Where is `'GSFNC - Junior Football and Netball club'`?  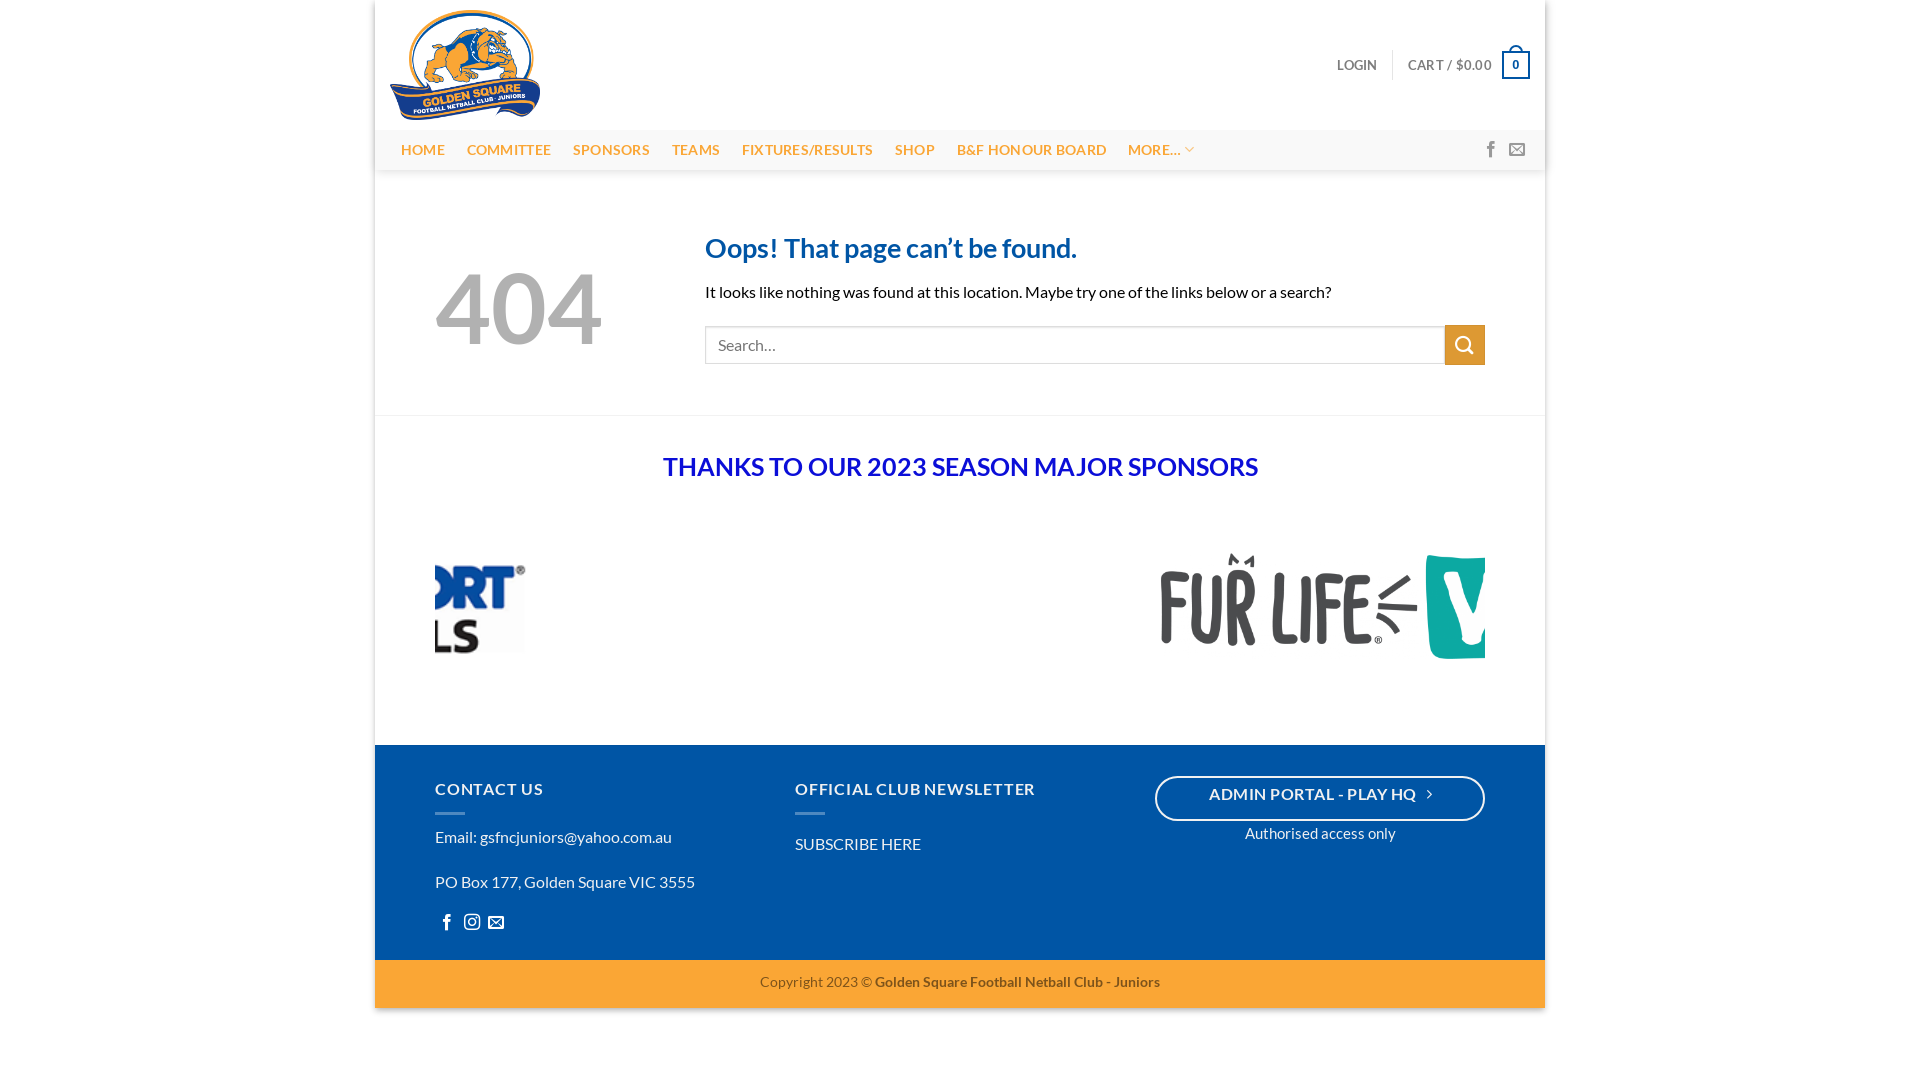
'GSFNC - Junior Football and Netball club' is located at coordinates (469, 64).